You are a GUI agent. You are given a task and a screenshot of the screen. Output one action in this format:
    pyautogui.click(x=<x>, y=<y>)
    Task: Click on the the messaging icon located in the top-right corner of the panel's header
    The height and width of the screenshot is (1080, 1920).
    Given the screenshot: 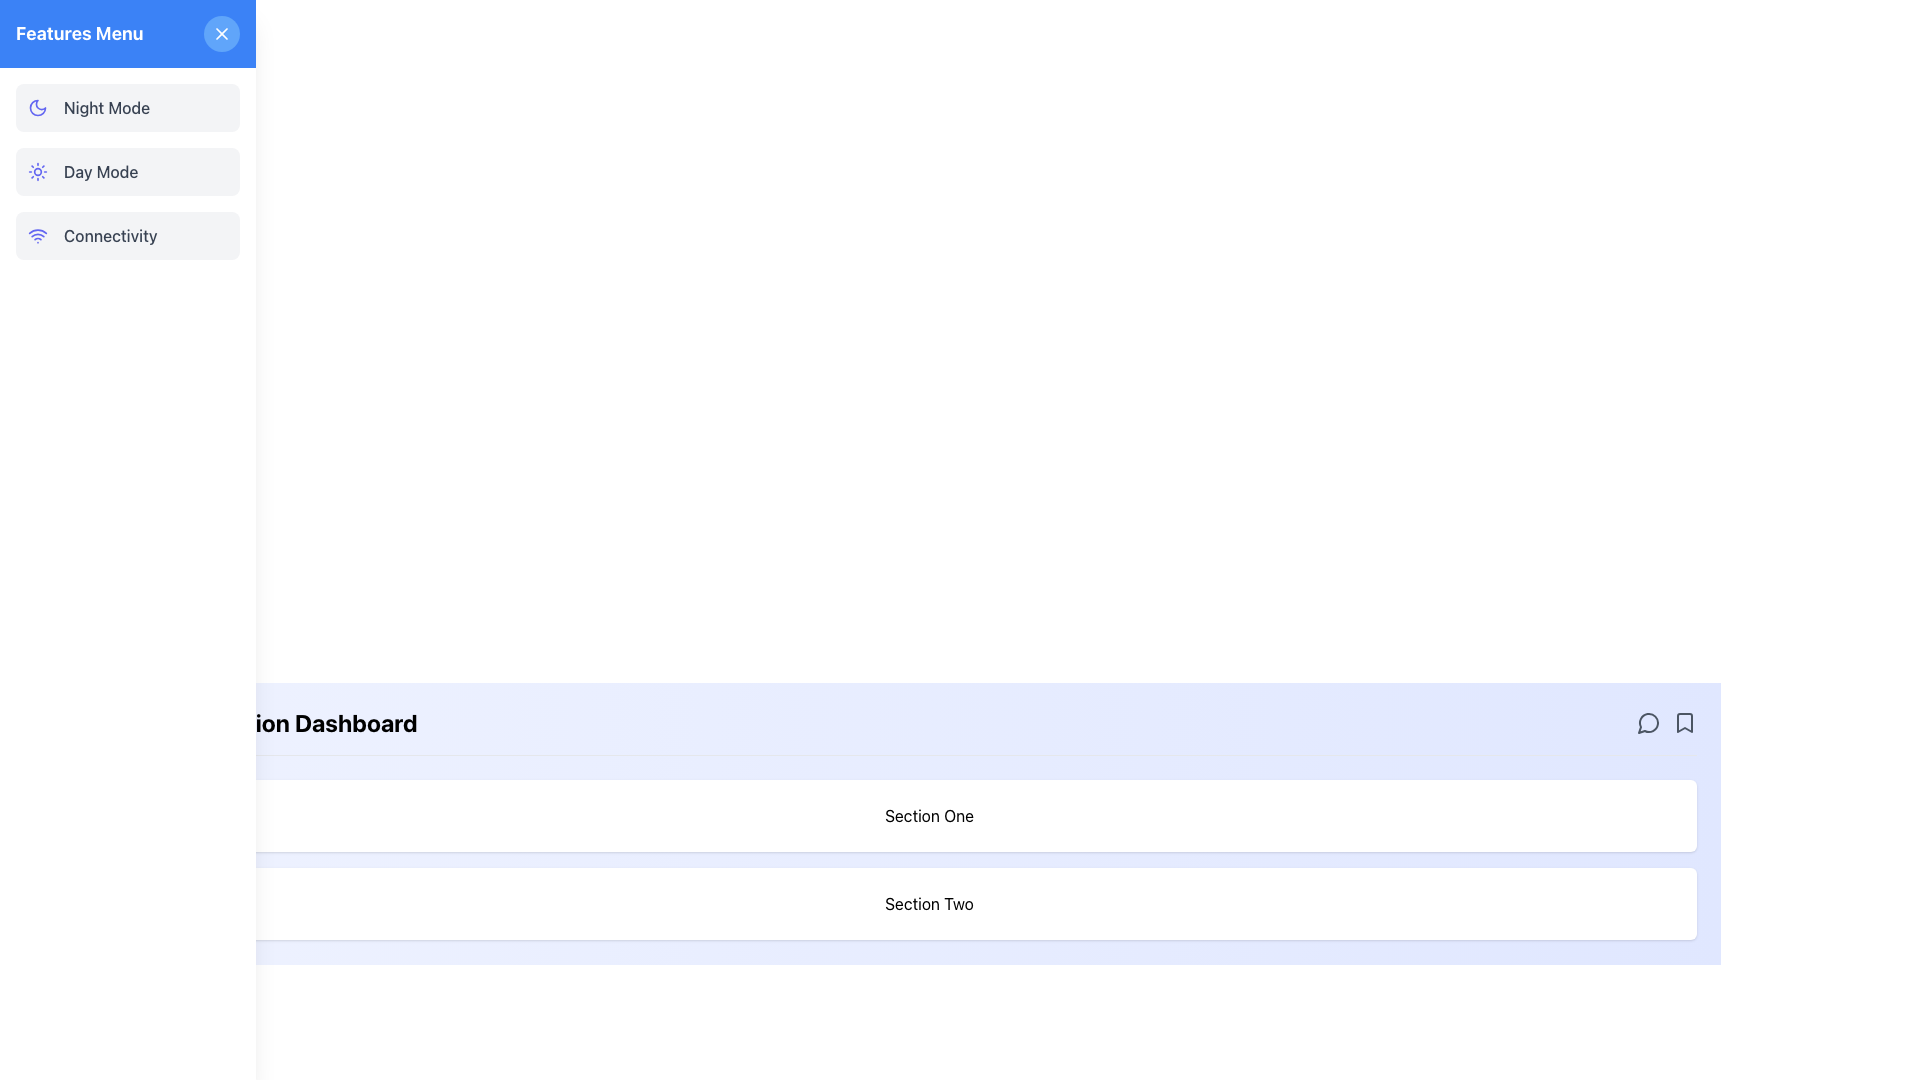 What is the action you would take?
    pyautogui.click(x=1648, y=723)
    